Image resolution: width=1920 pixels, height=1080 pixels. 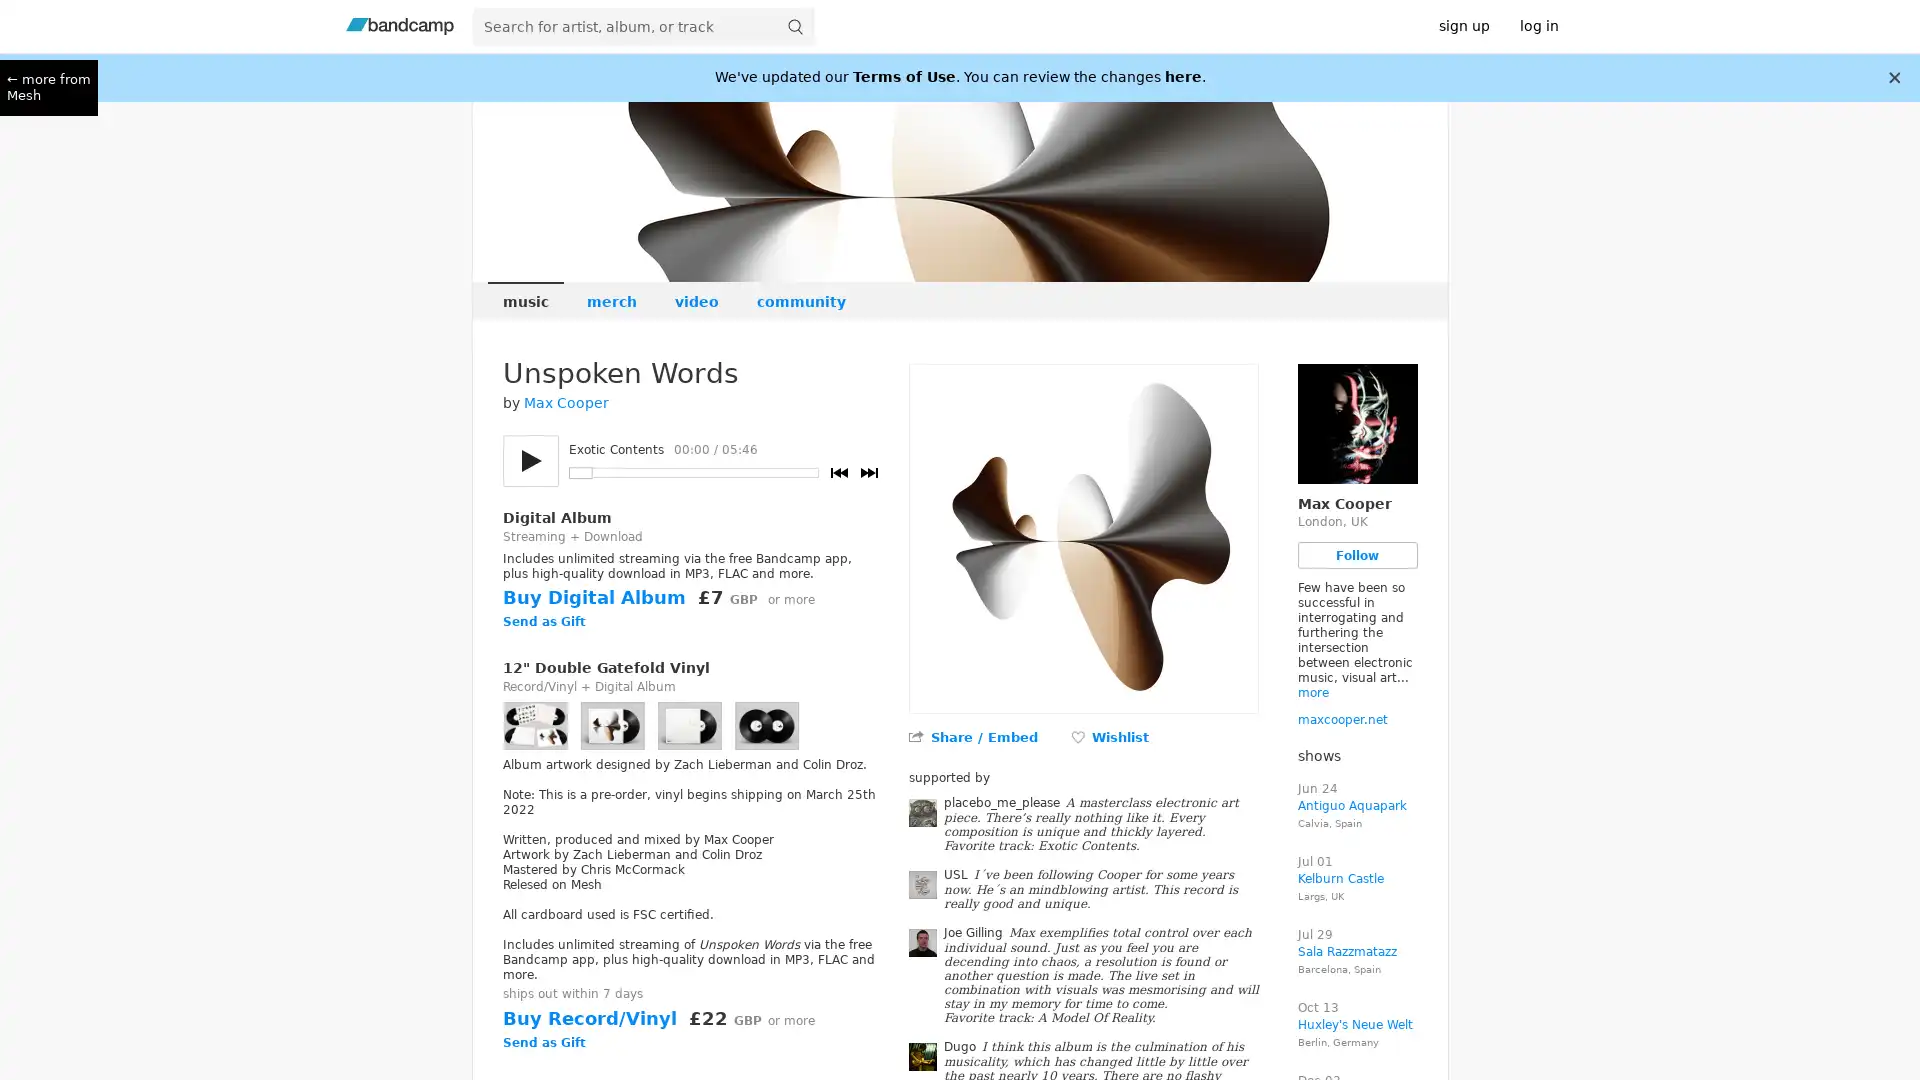 I want to click on Follow, so click(x=1357, y=555).